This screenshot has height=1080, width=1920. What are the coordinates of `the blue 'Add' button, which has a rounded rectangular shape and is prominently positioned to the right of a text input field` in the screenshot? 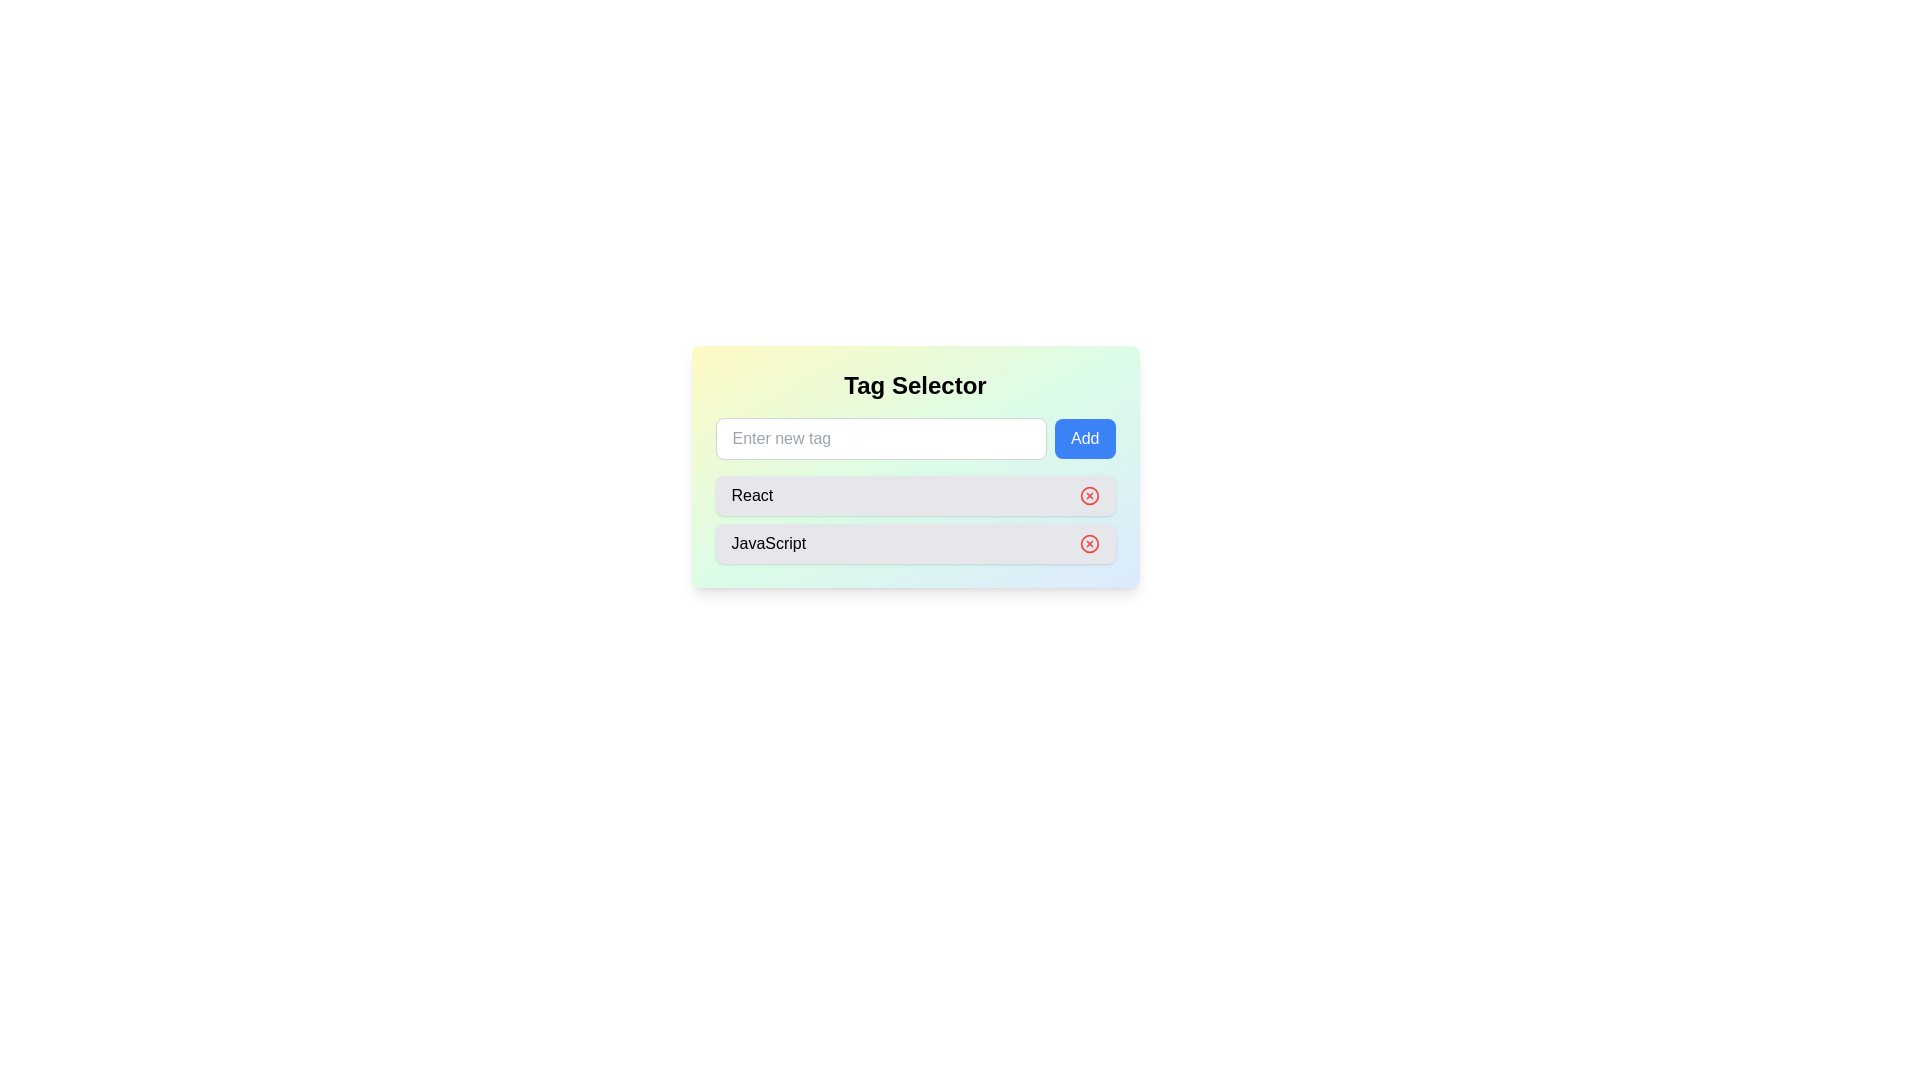 It's located at (1084, 438).